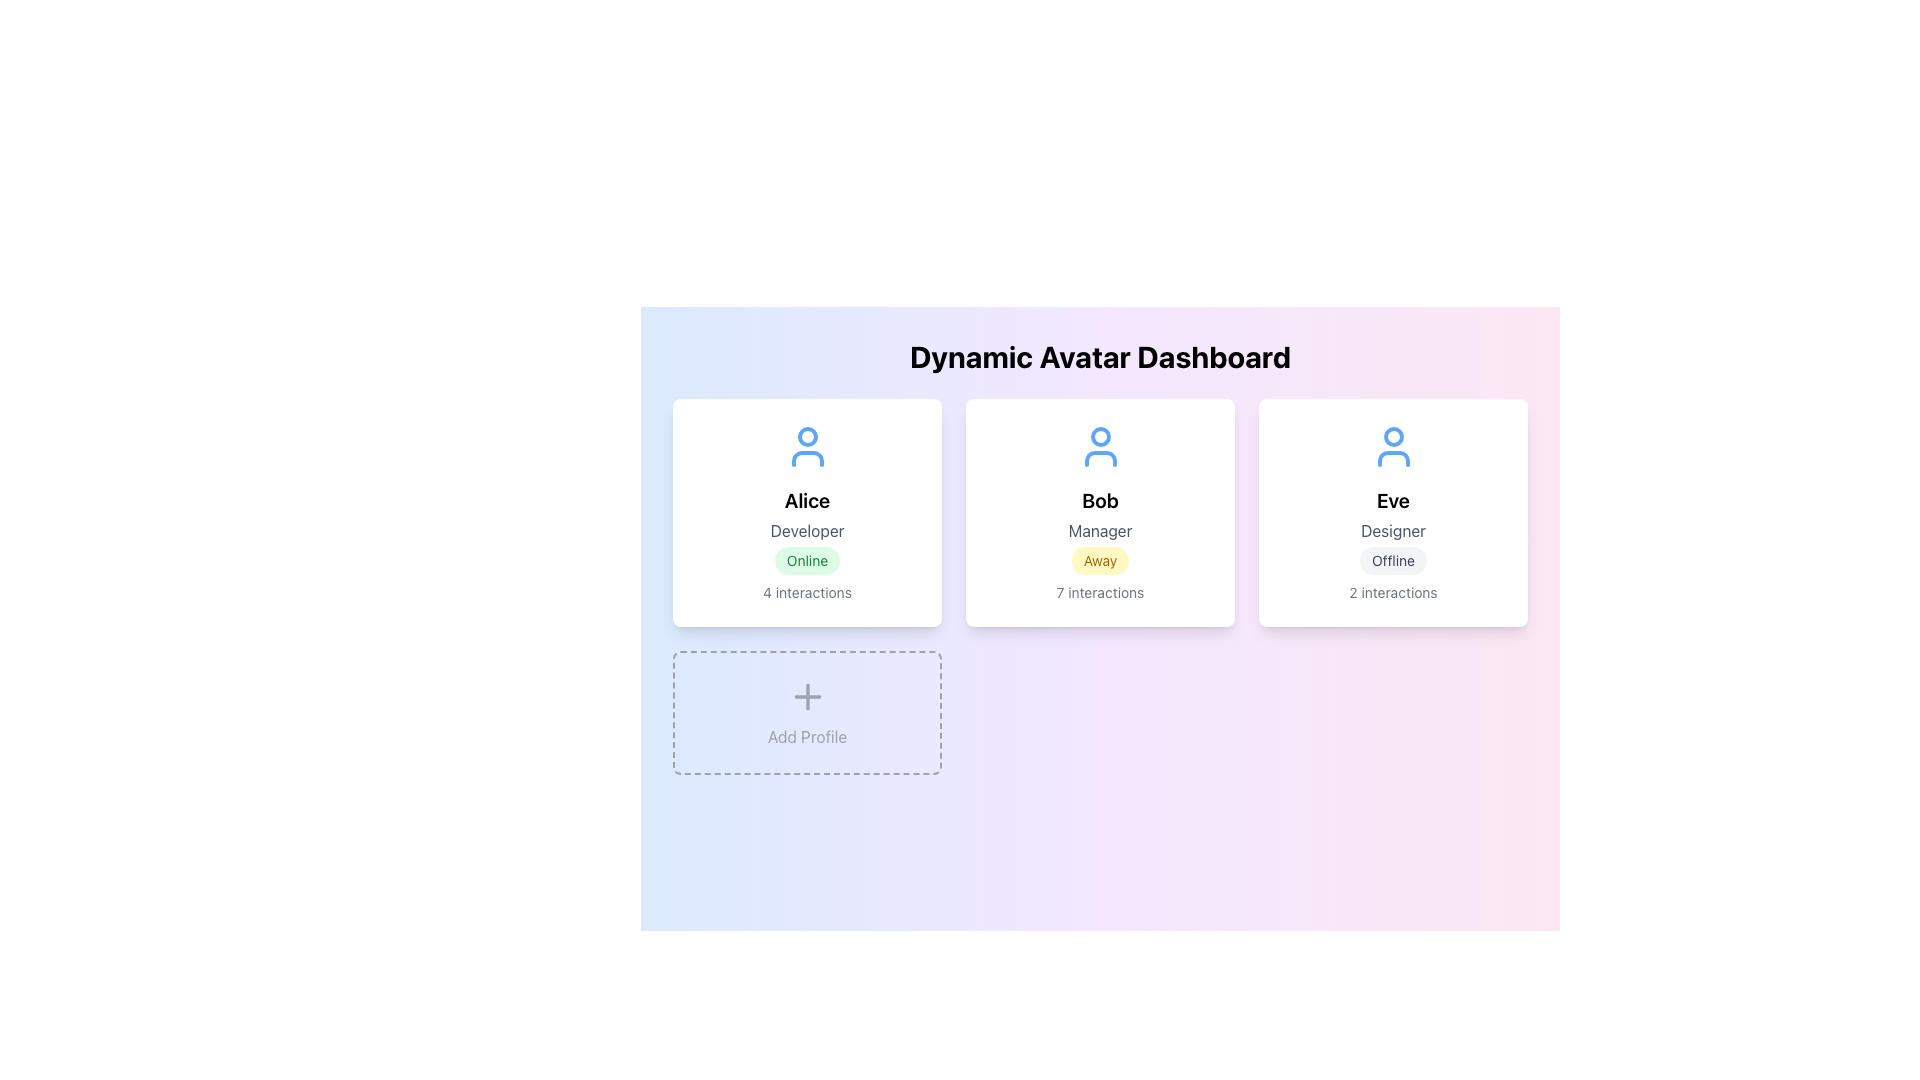 The width and height of the screenshot is (1920, 1080). What do you see at coordinates (1099, 592) in the screenshot?
I see `information displayed in the Text Label located at the bottom of the card titled 'Bob', which shows the number of interactions for user 'Bob'` at bounding box center [1099, 592].